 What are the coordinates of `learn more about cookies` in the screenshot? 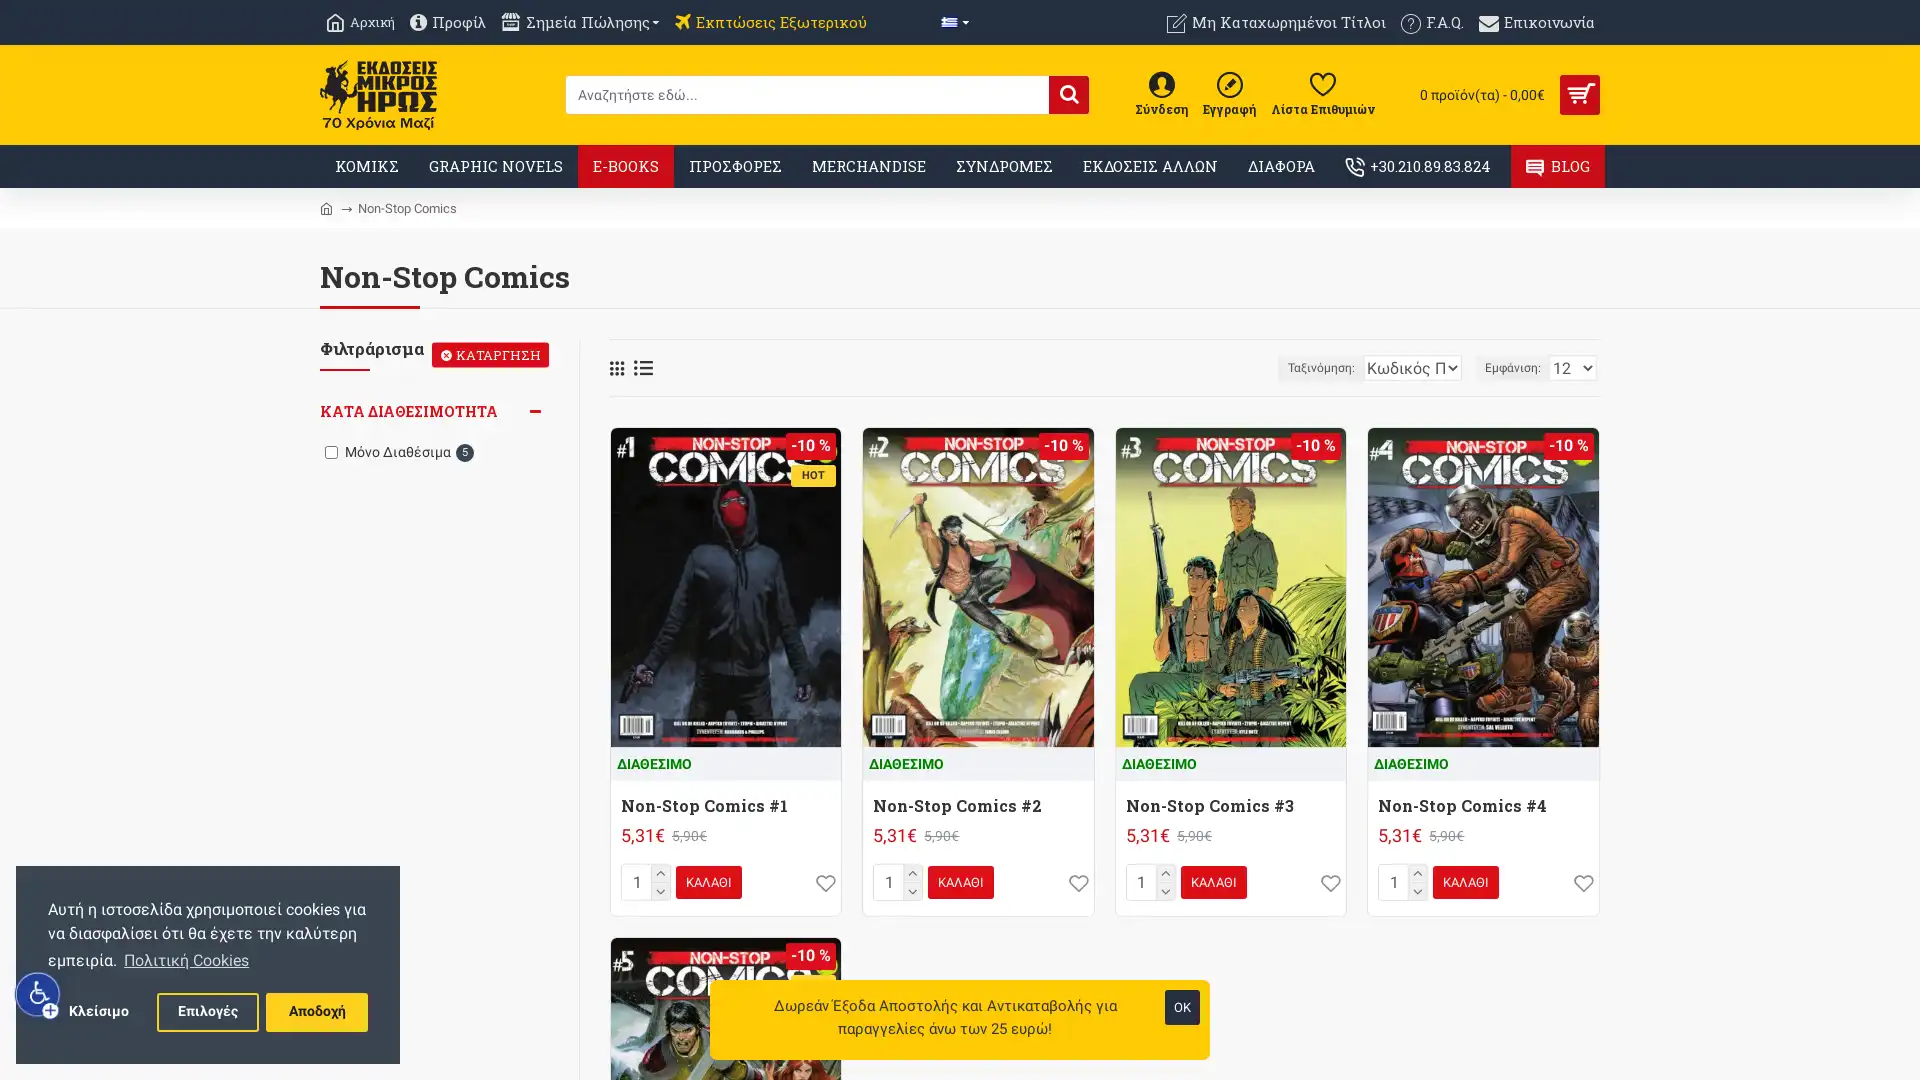 It's located at (186, 959).